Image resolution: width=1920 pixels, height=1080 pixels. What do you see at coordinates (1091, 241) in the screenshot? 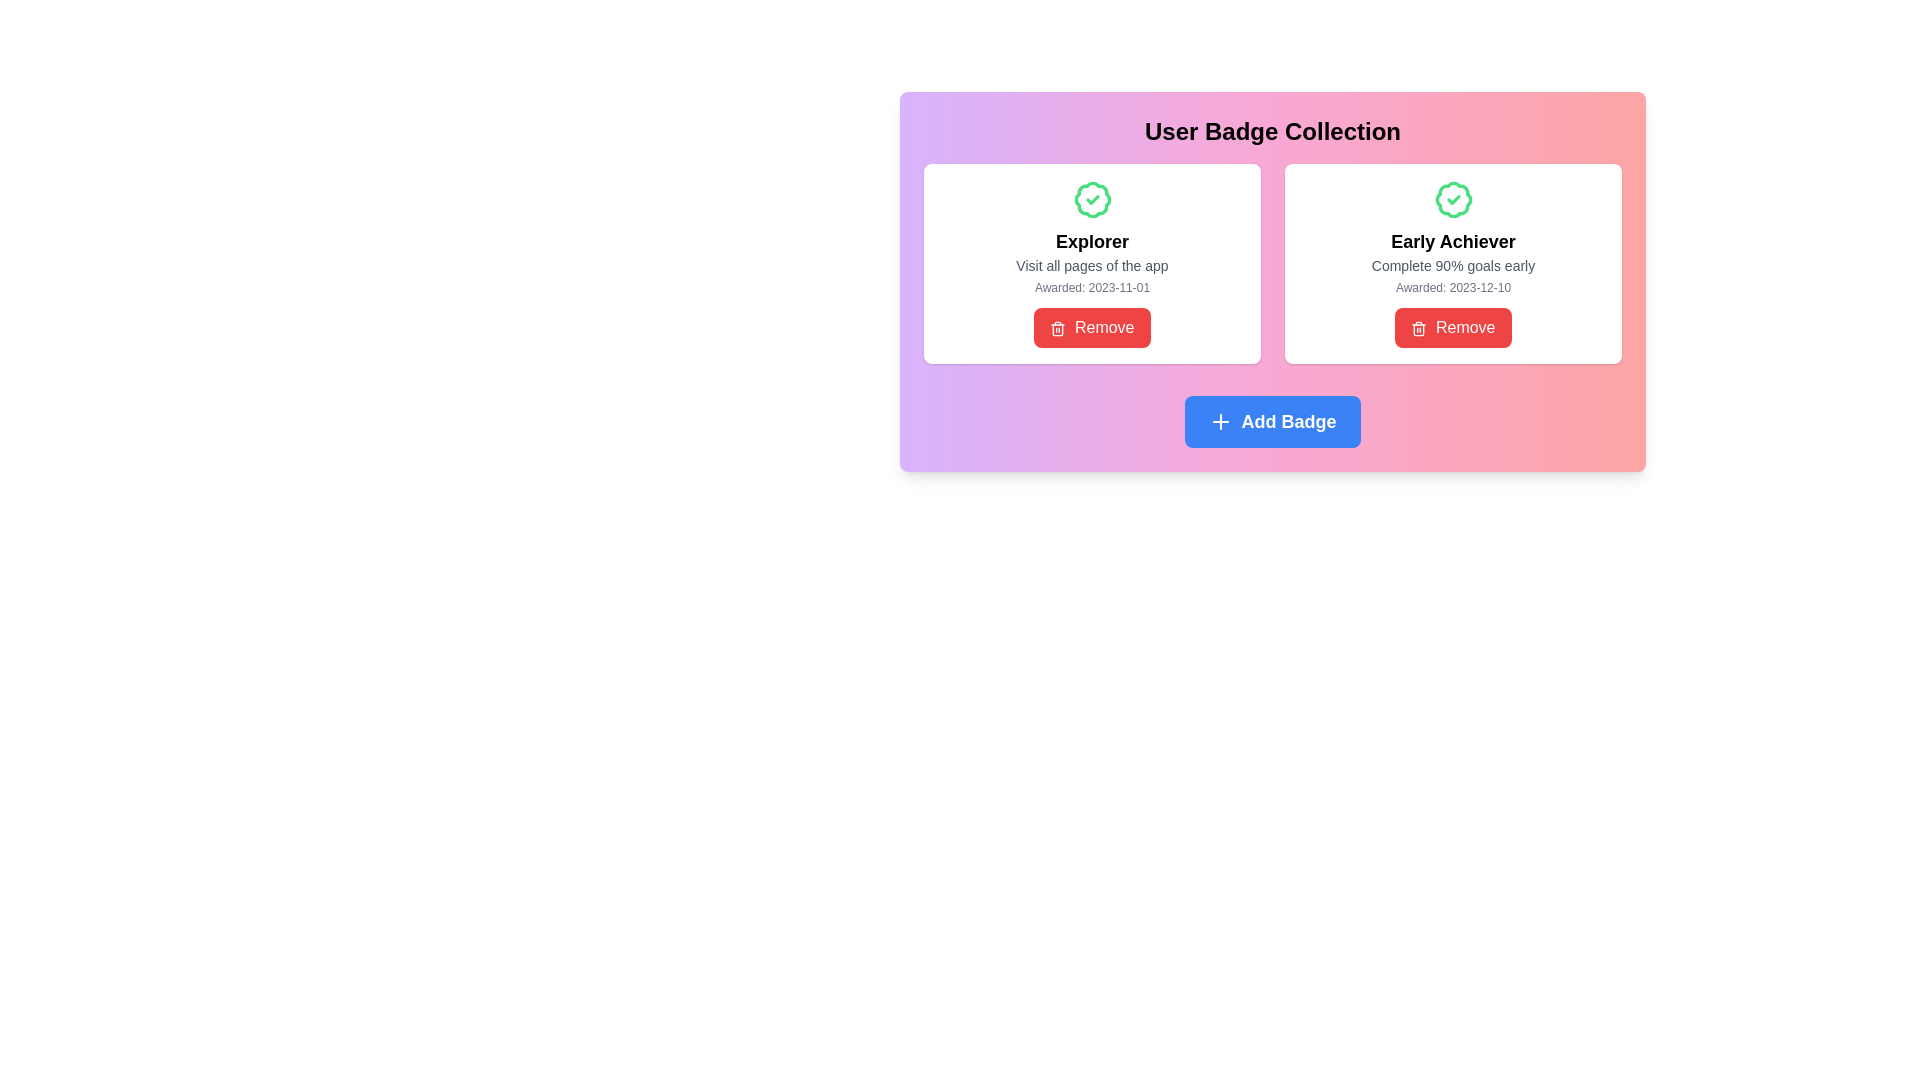
I see `the prominently styled static text label displaying the word 'Explorer', which is located within the left card of the 'User Badge Collection' section, positioned below a green badge icon and above the description text labeled 'Visit all pages of the app'` at bounding box center [1091, 241].